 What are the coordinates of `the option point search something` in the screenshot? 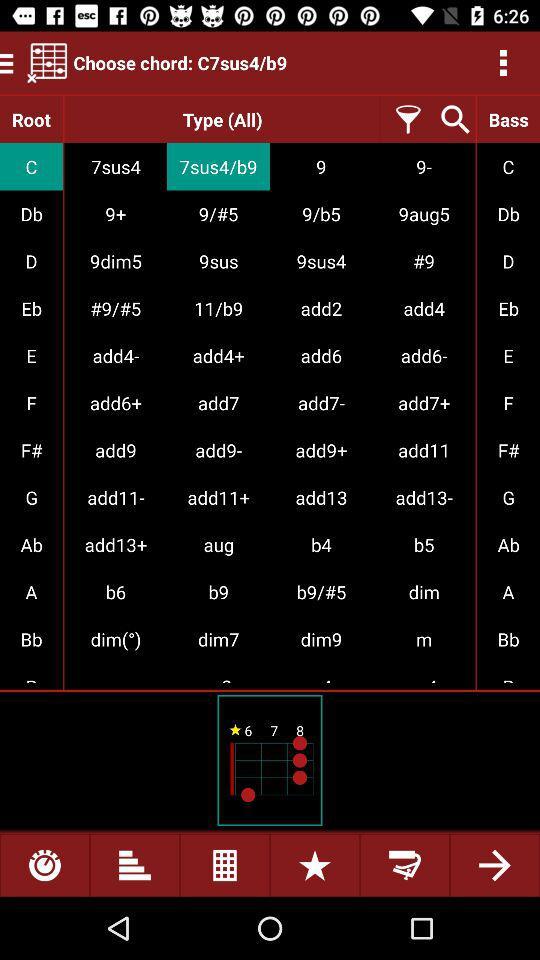 It's located at (451, 119).